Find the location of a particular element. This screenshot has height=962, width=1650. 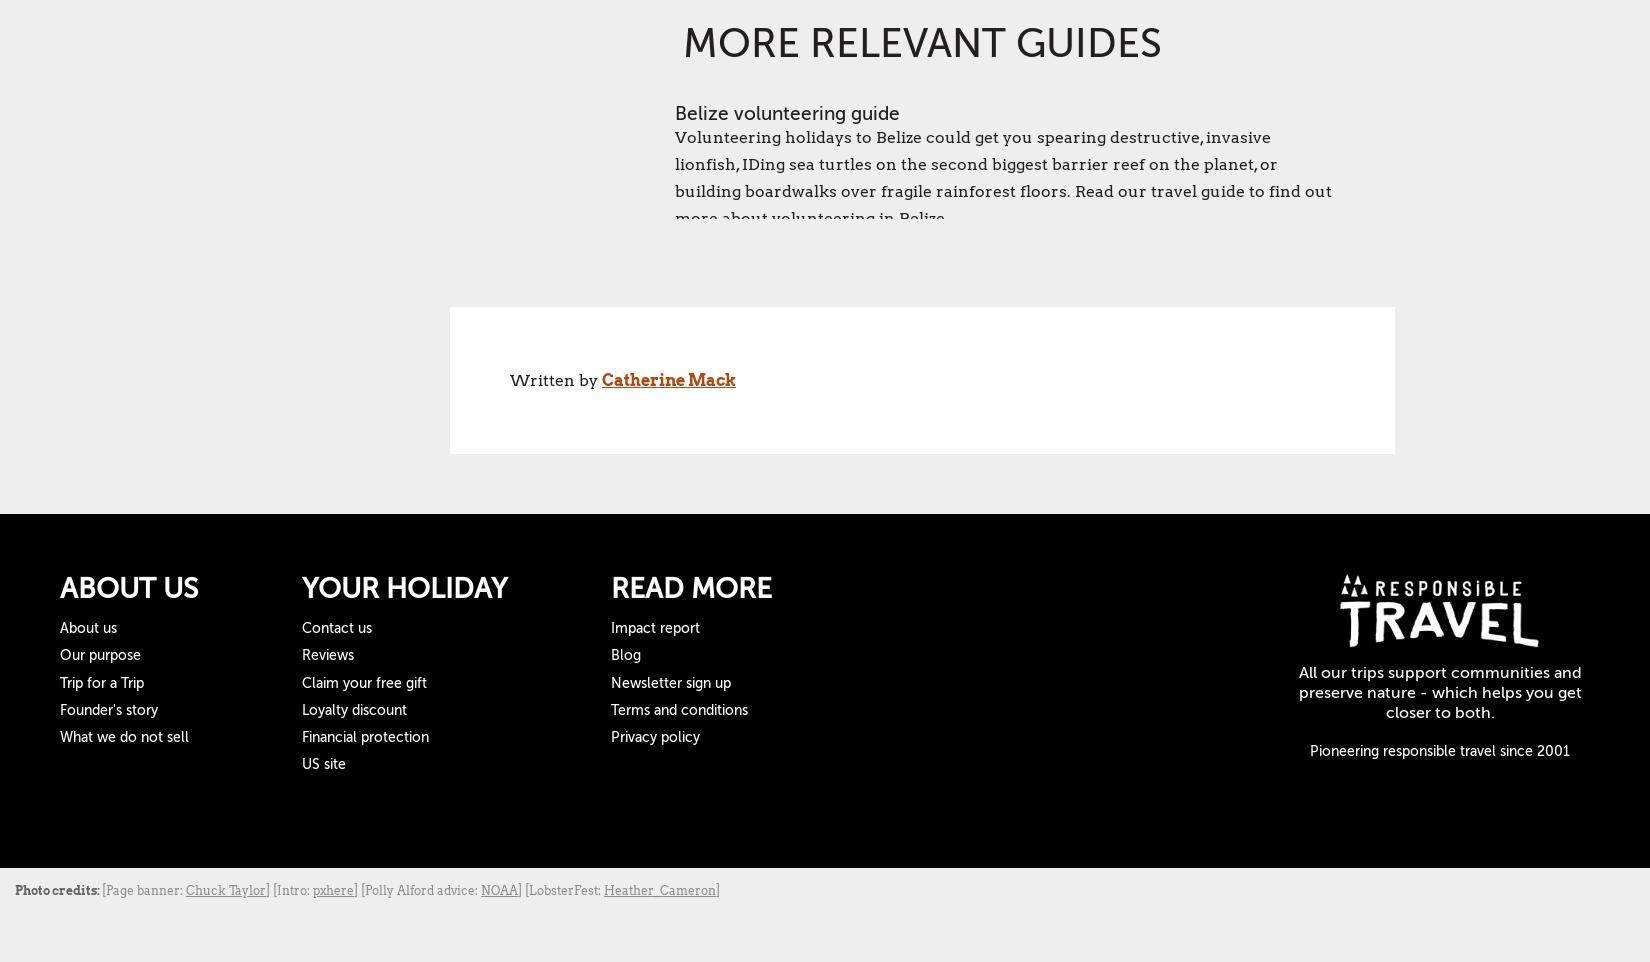

'Terms and conditions' is located at coordinates (609, 708).